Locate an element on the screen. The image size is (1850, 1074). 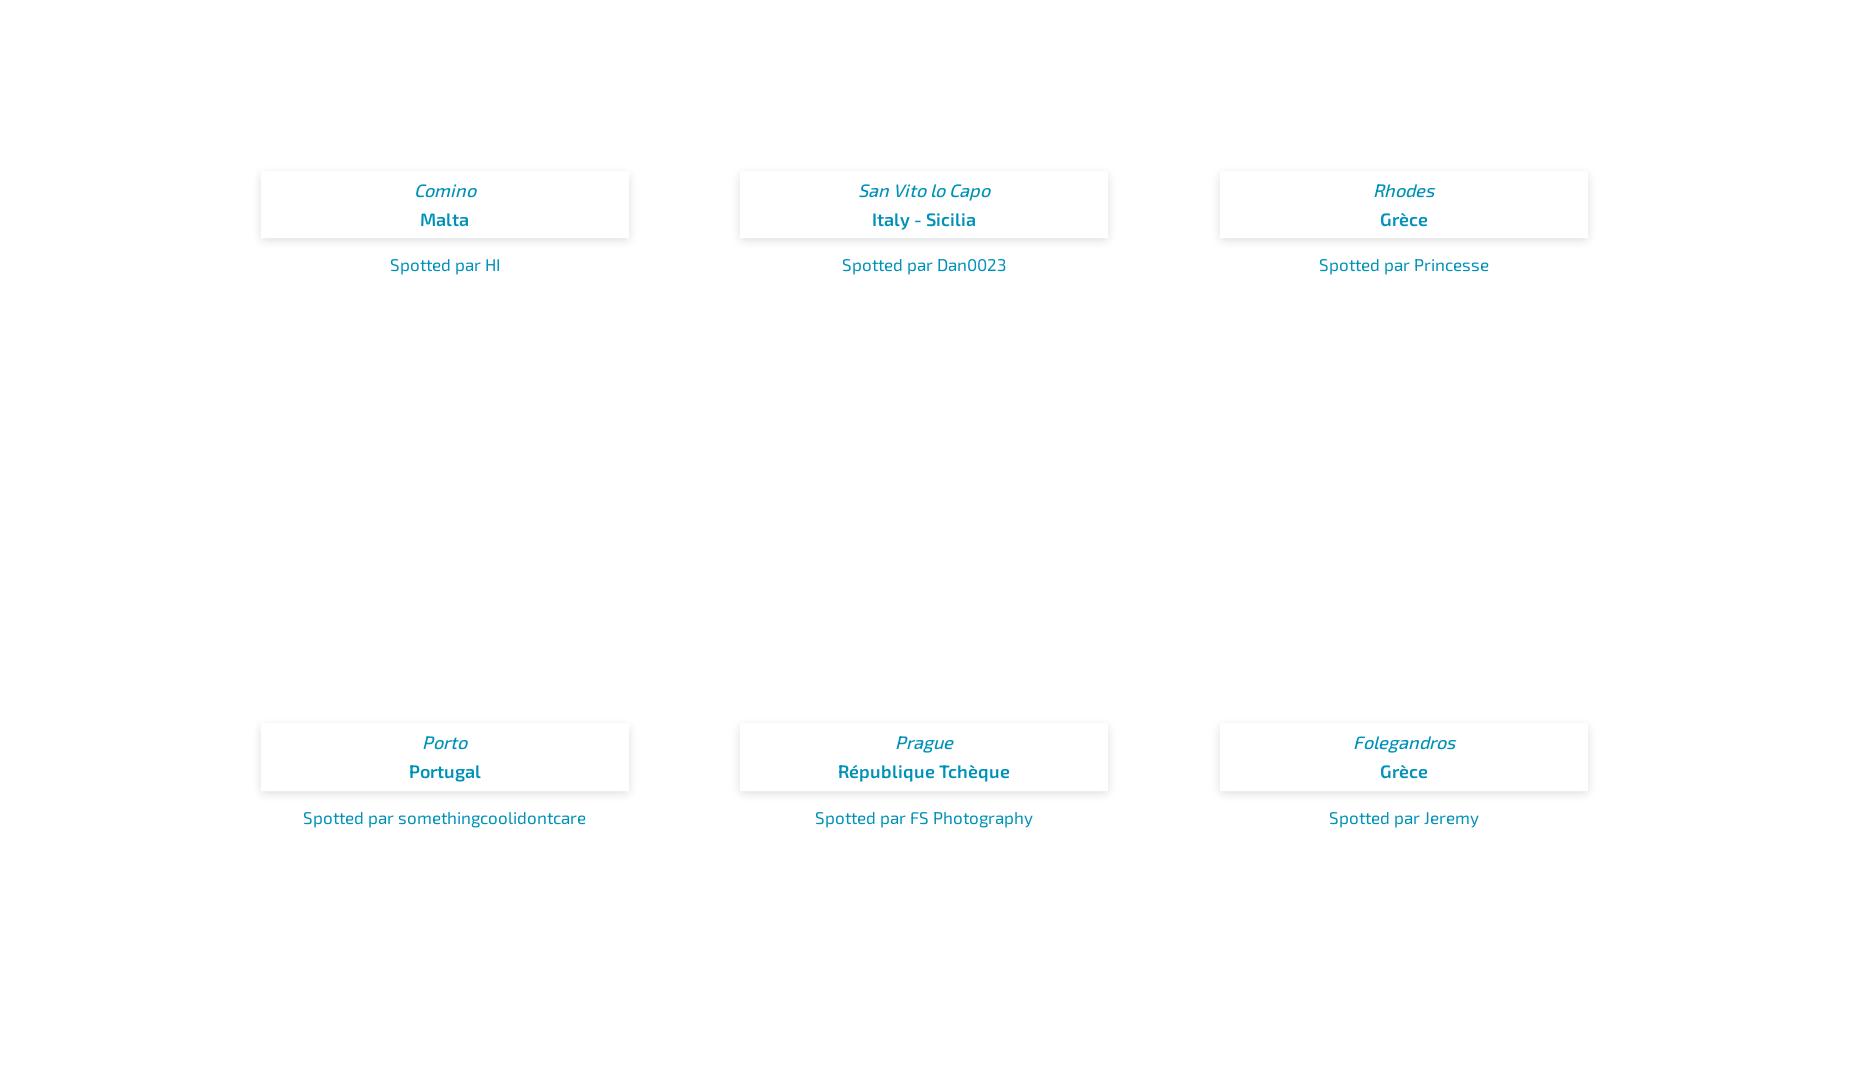
'Prague' is located at coordinates (924, 742).